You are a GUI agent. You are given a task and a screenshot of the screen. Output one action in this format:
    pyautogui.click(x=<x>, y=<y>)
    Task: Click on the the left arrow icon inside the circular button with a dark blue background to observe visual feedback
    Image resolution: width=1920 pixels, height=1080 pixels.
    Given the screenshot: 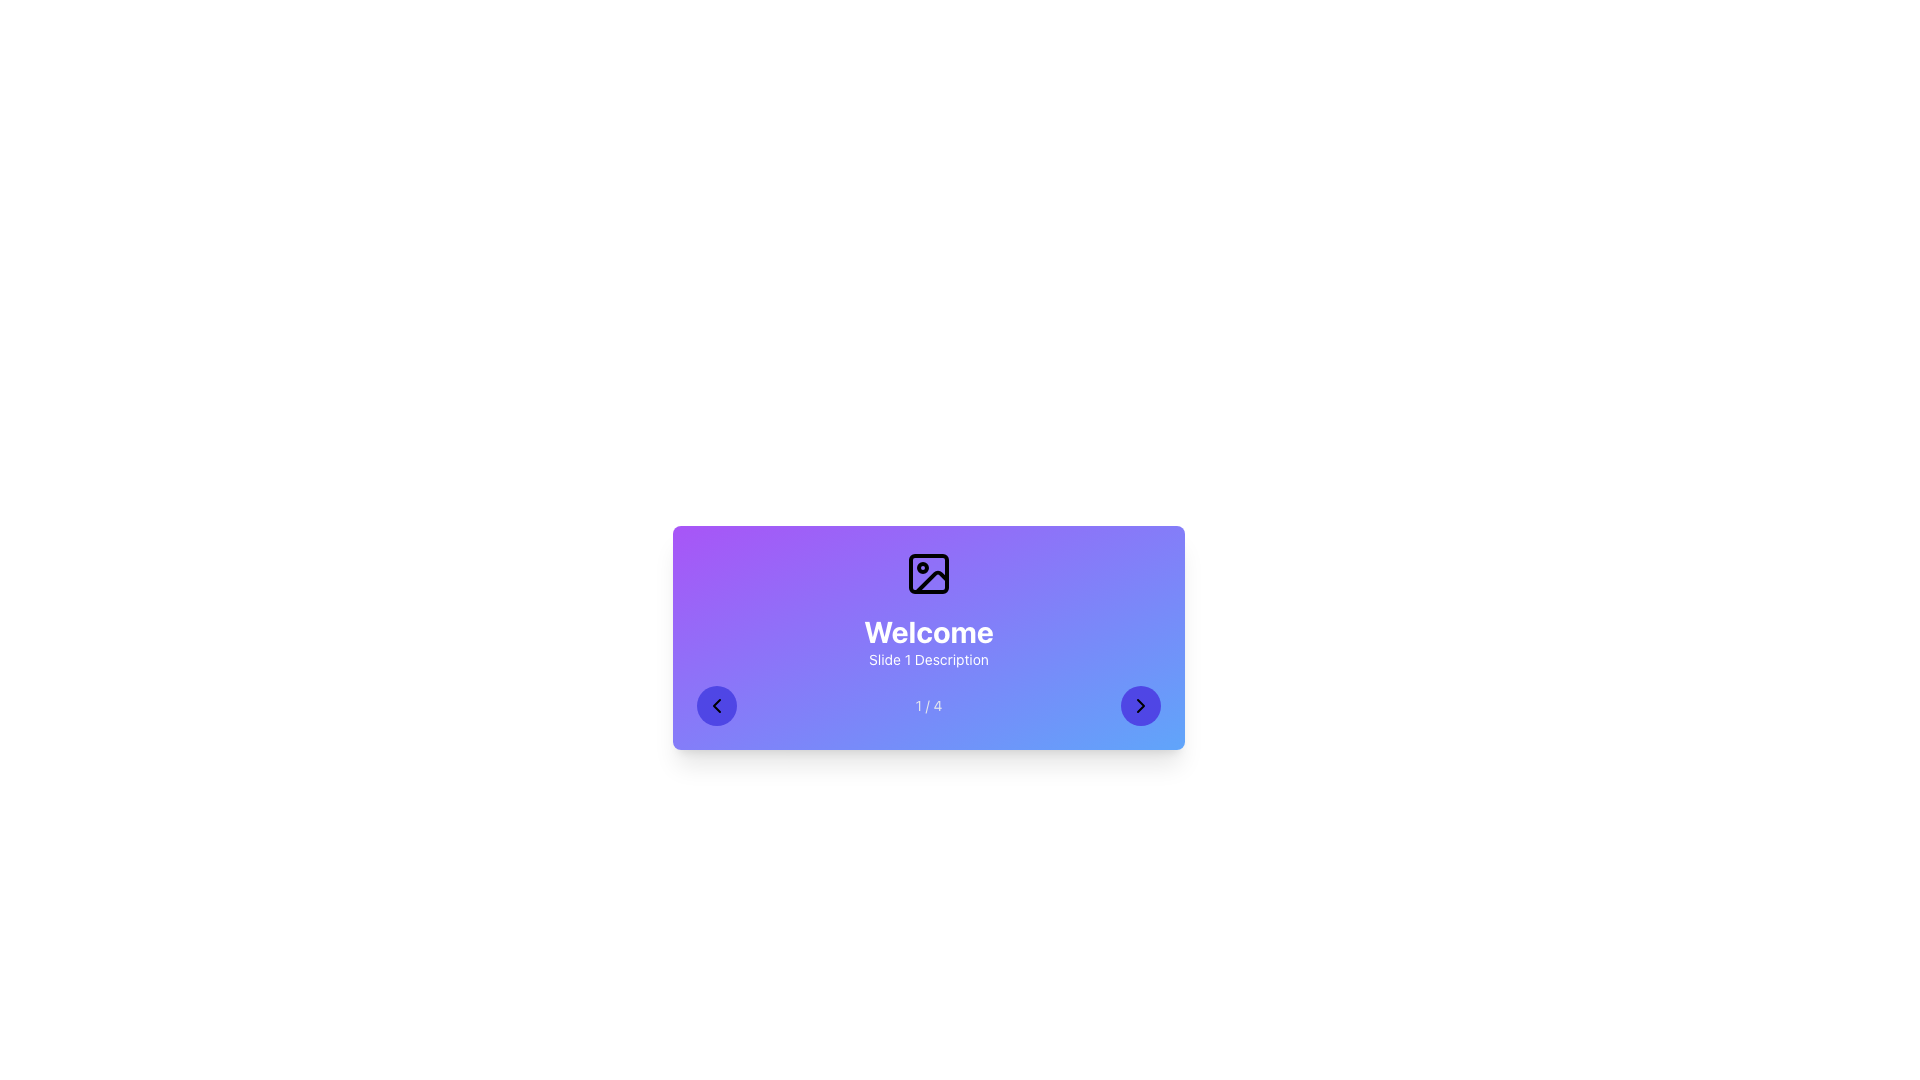 What is the action you would take?
    pyautogui.click(x=716, y=704)
    